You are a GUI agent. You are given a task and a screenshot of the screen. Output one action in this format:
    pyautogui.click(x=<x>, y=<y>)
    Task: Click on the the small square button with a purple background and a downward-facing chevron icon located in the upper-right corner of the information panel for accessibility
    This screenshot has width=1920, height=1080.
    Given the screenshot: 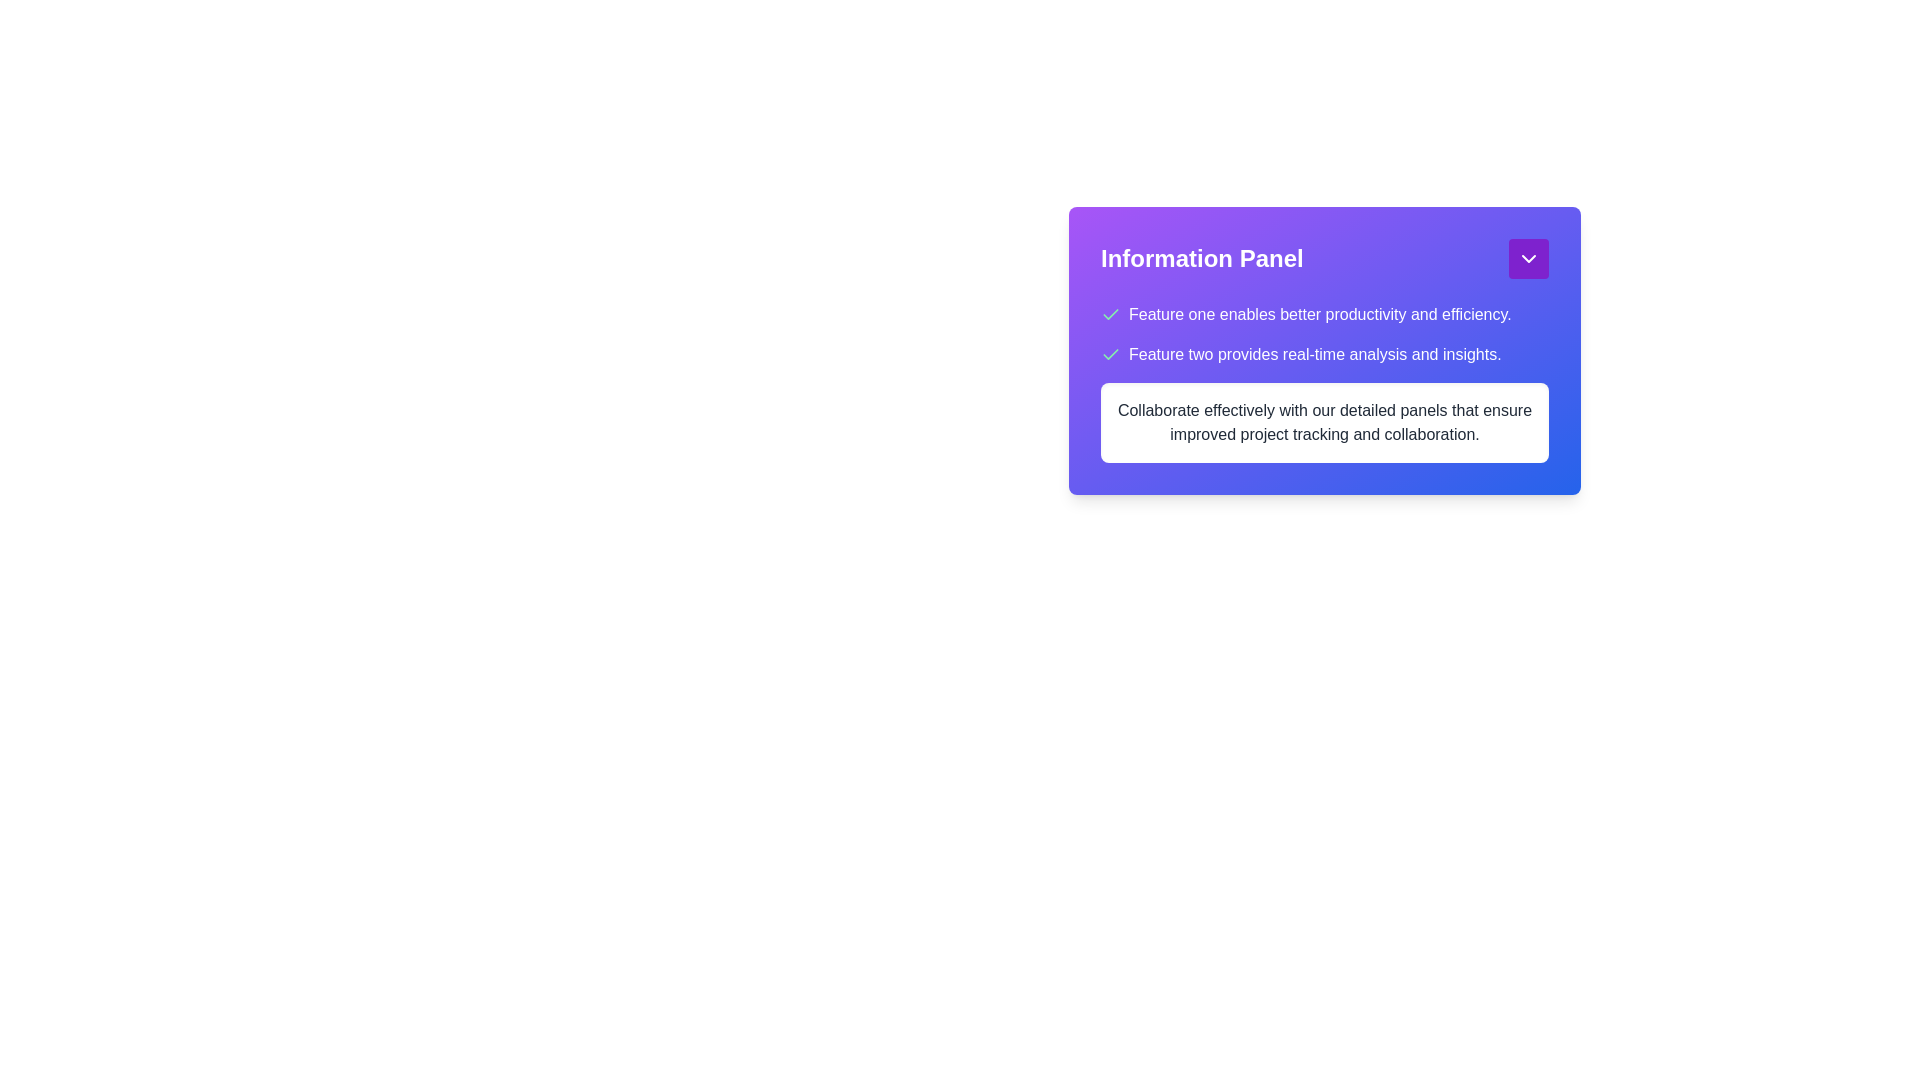 What is the action you would take?
    pyautogui.click(x=1528, y=257)
    